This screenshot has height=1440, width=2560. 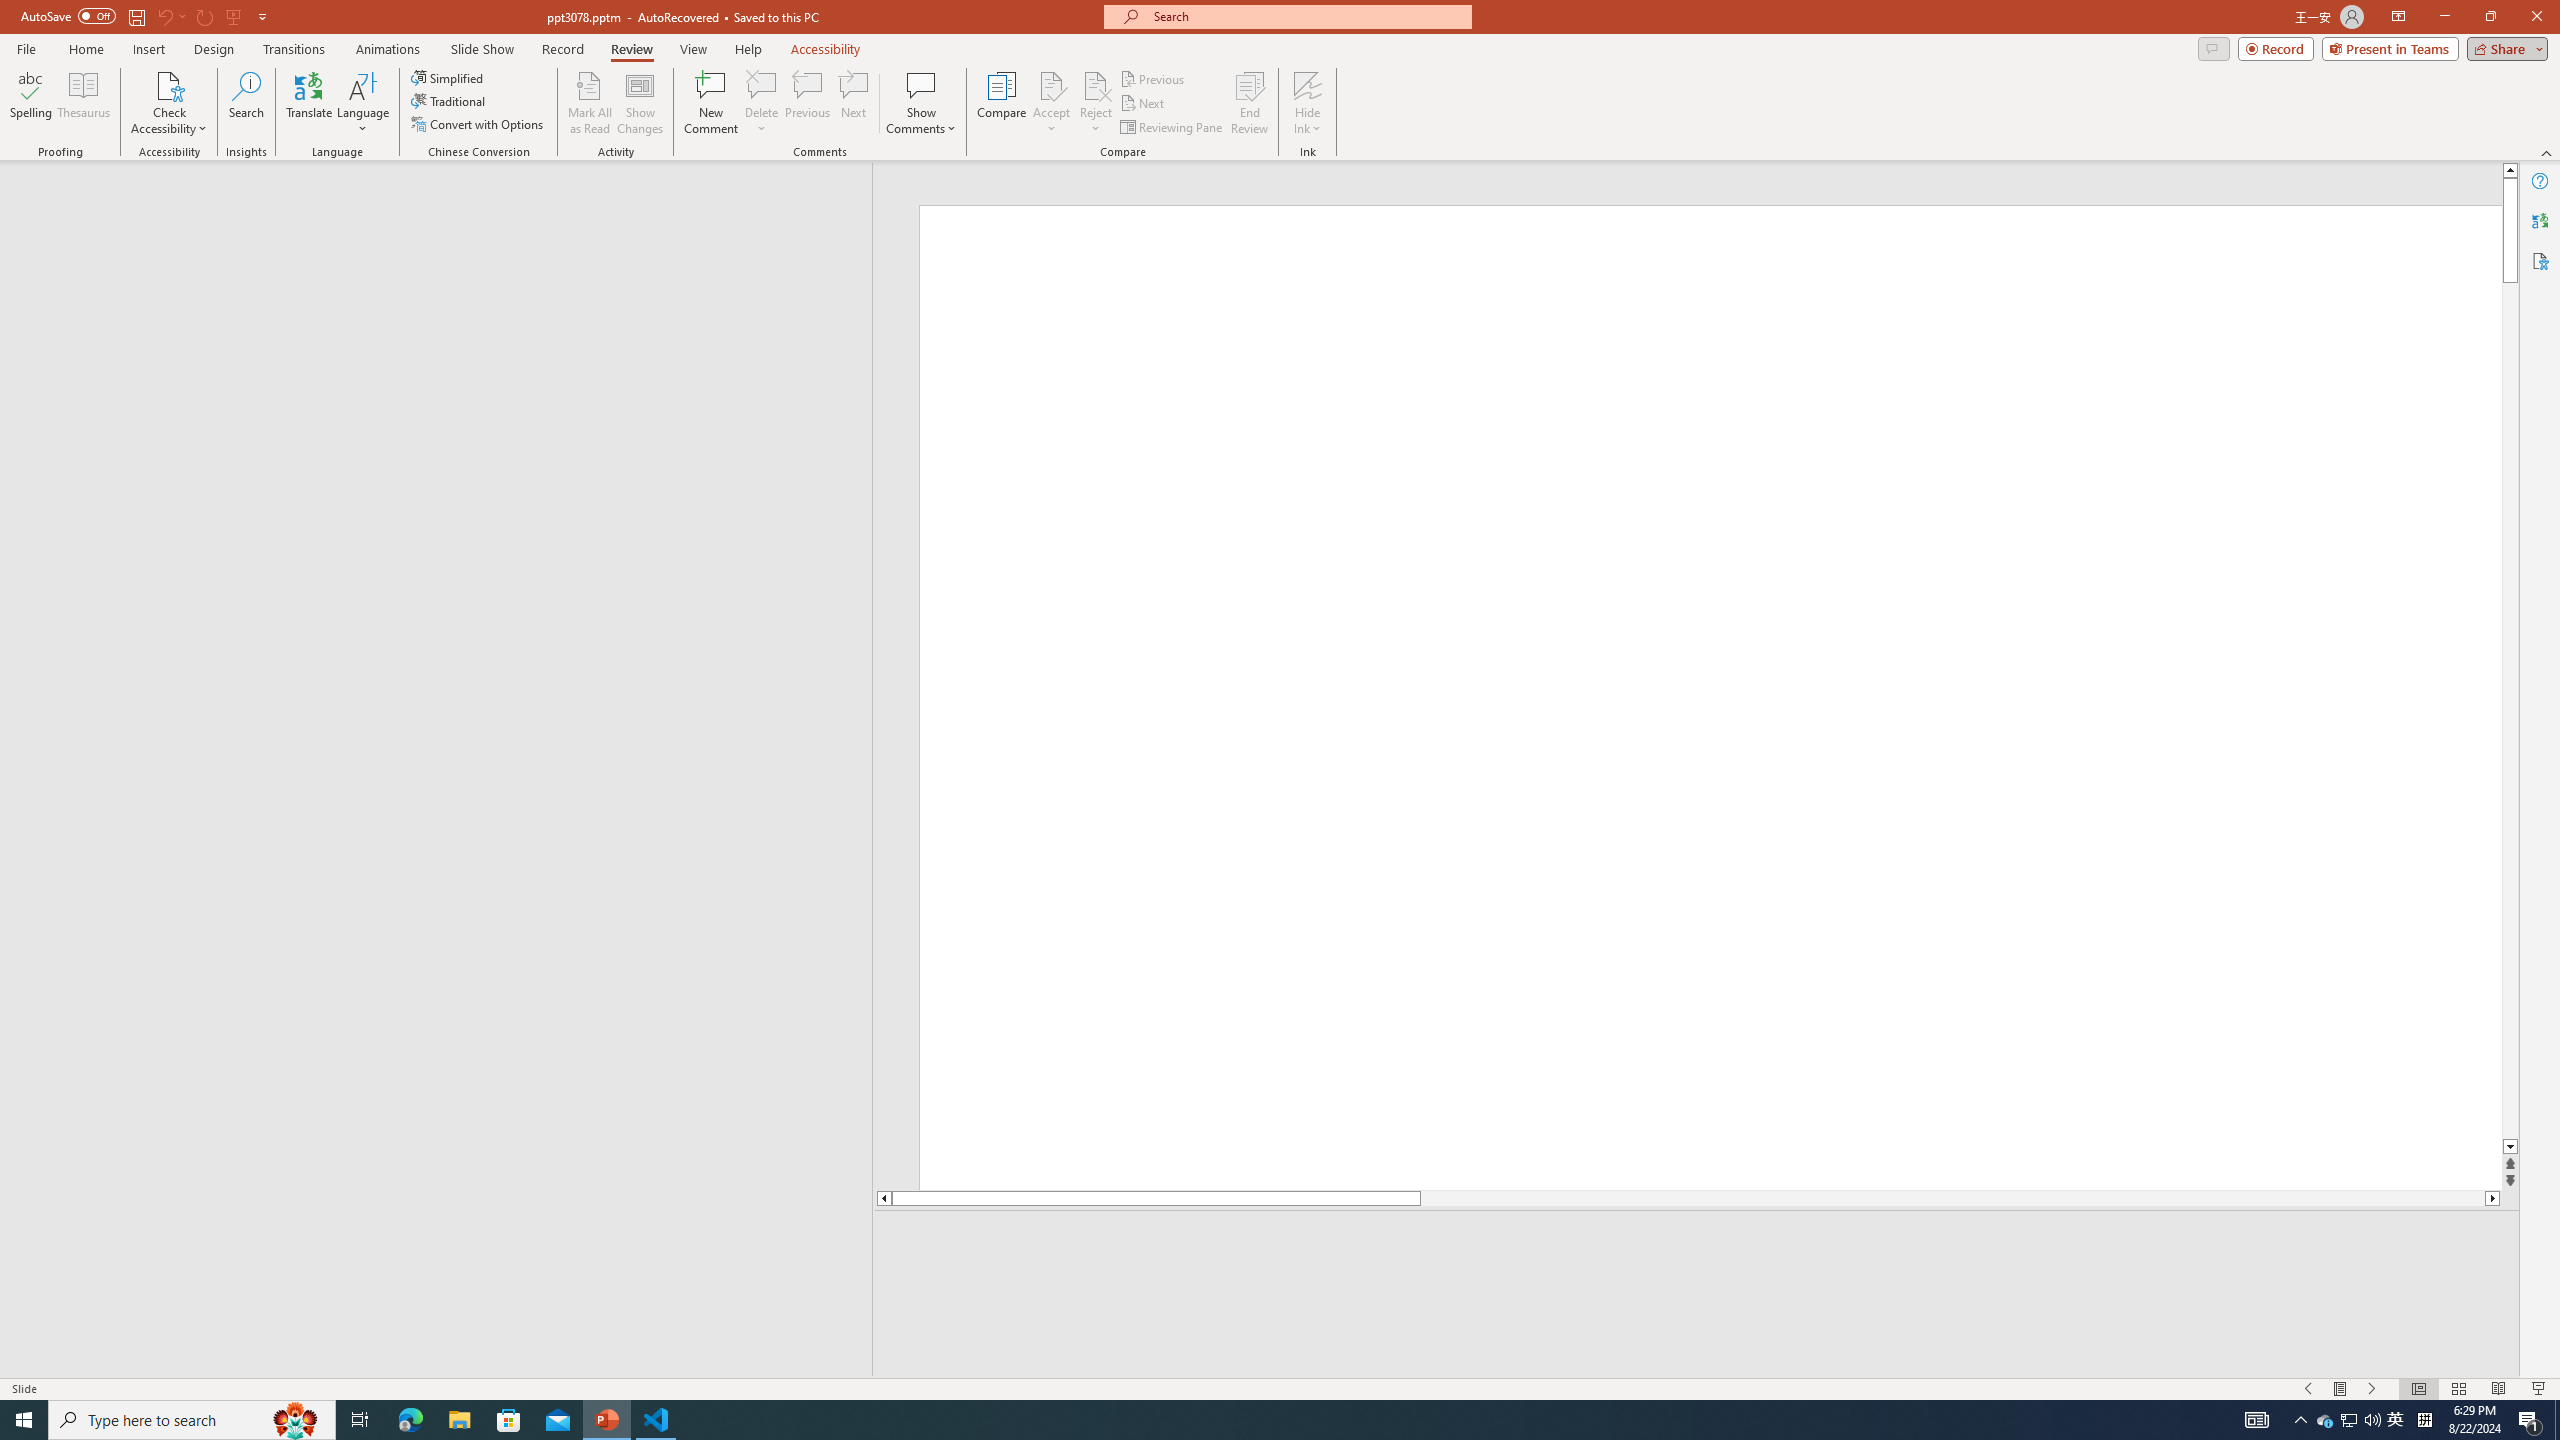 What do you see at coordinates (1094, 84) in the screenshot?
I see `'Reject Change'` at bounding box center [1094, 84].